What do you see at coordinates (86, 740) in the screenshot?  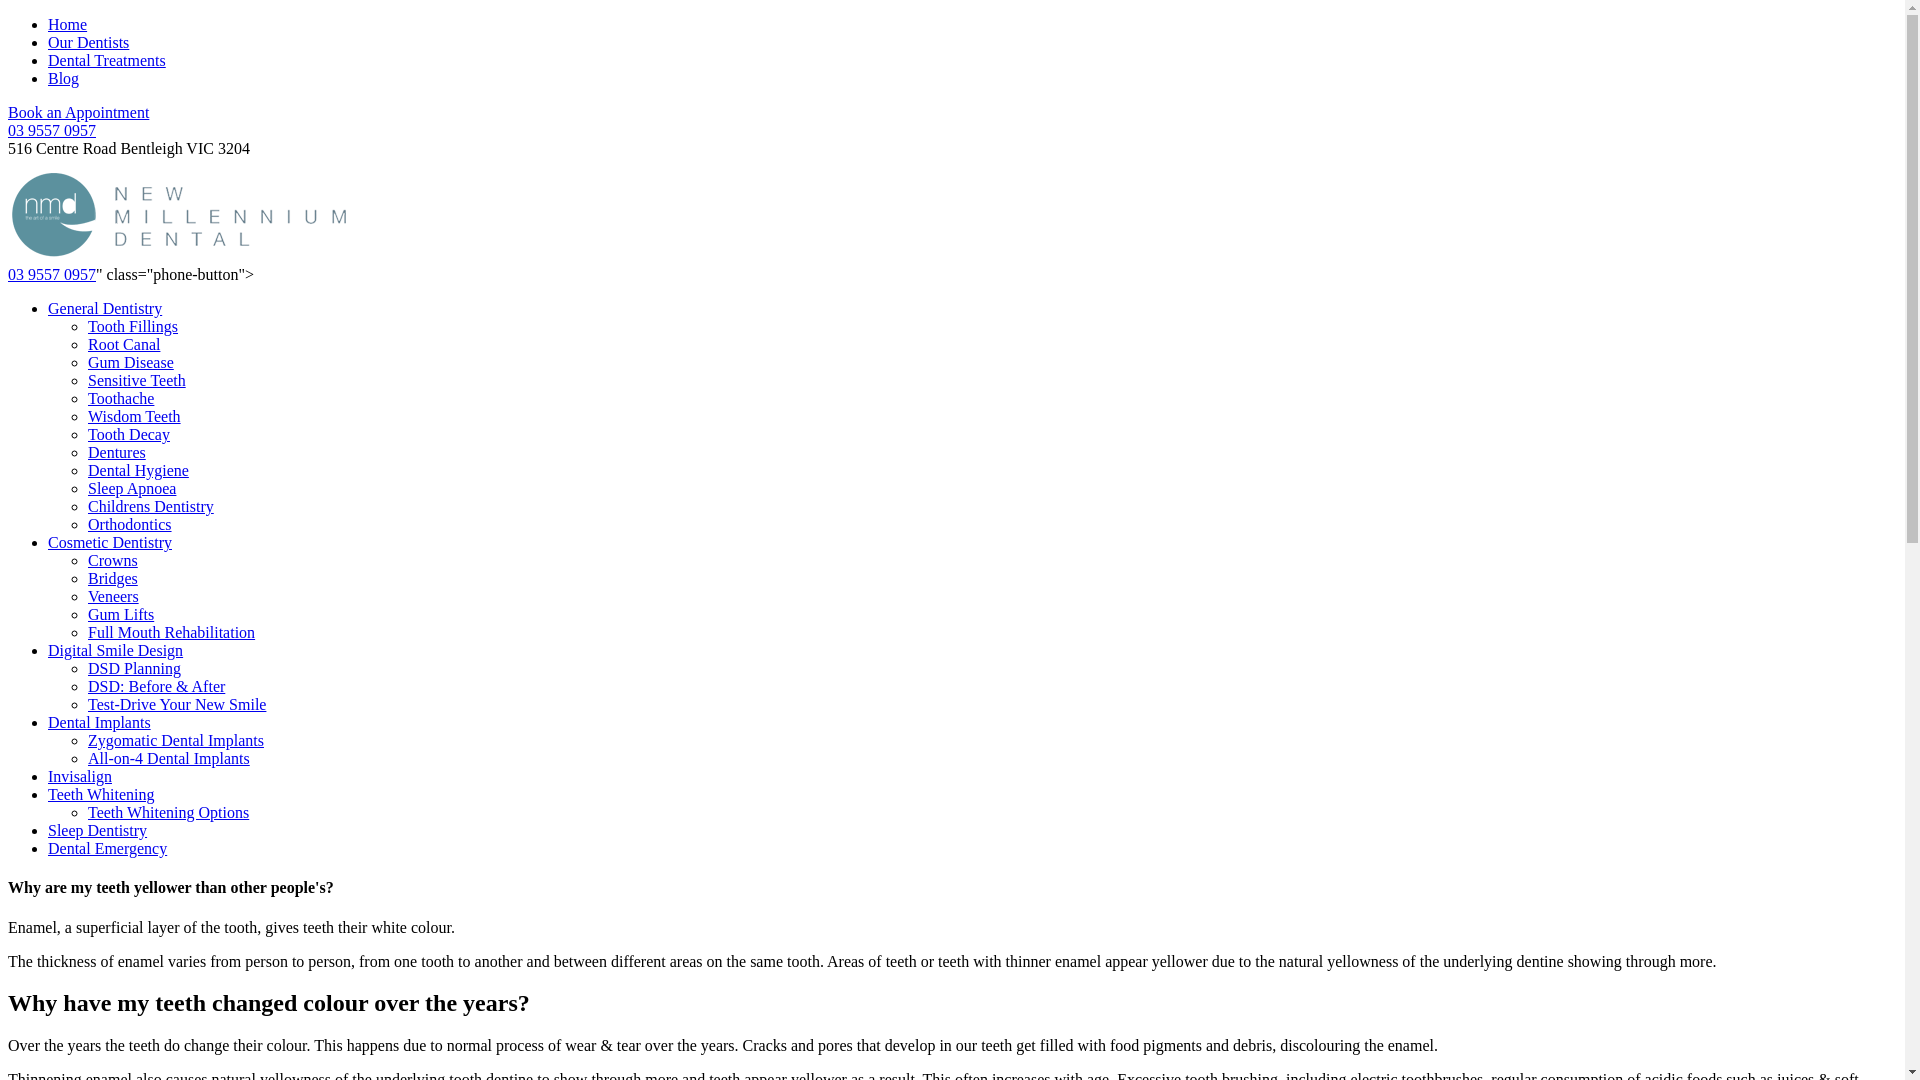 I see `'Zygomatic Dental Implants'` at bounding box center [86, 740].